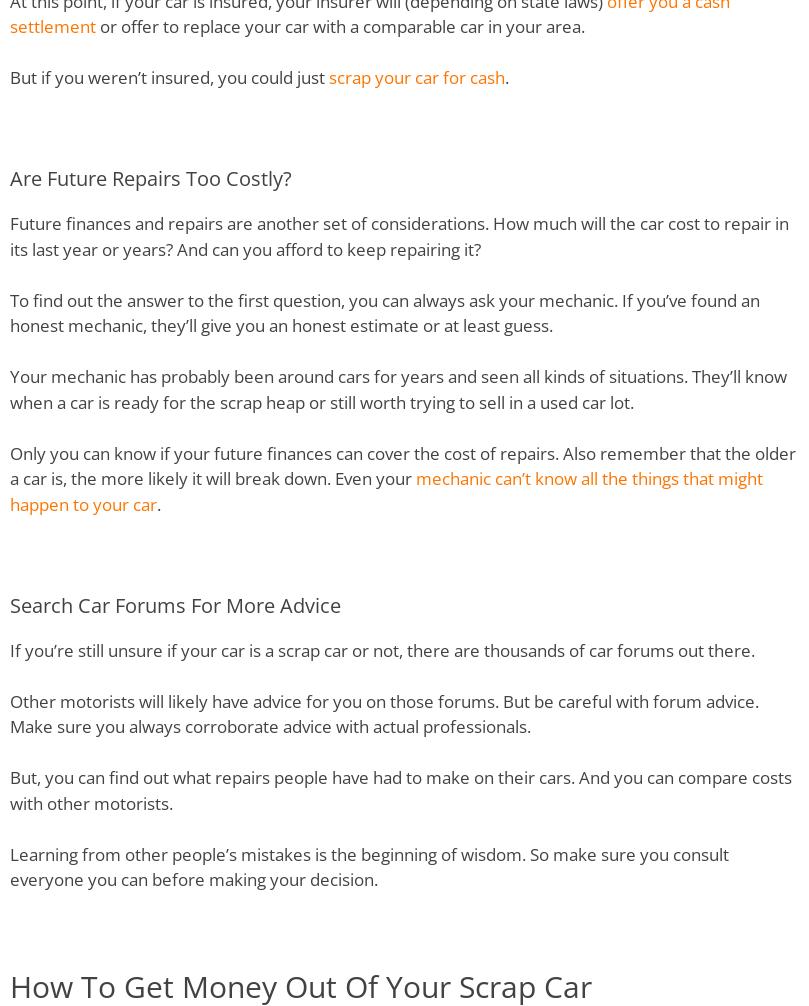 This screenshot has width=809, height=1006. Describe the element at coordinates (384, 713) in the screenshot. I see `'Other motorists will likely have advice for you on those forums. But be careful with forum advice. Make sure you always corroborate advice with actual professionals.'` at that location.